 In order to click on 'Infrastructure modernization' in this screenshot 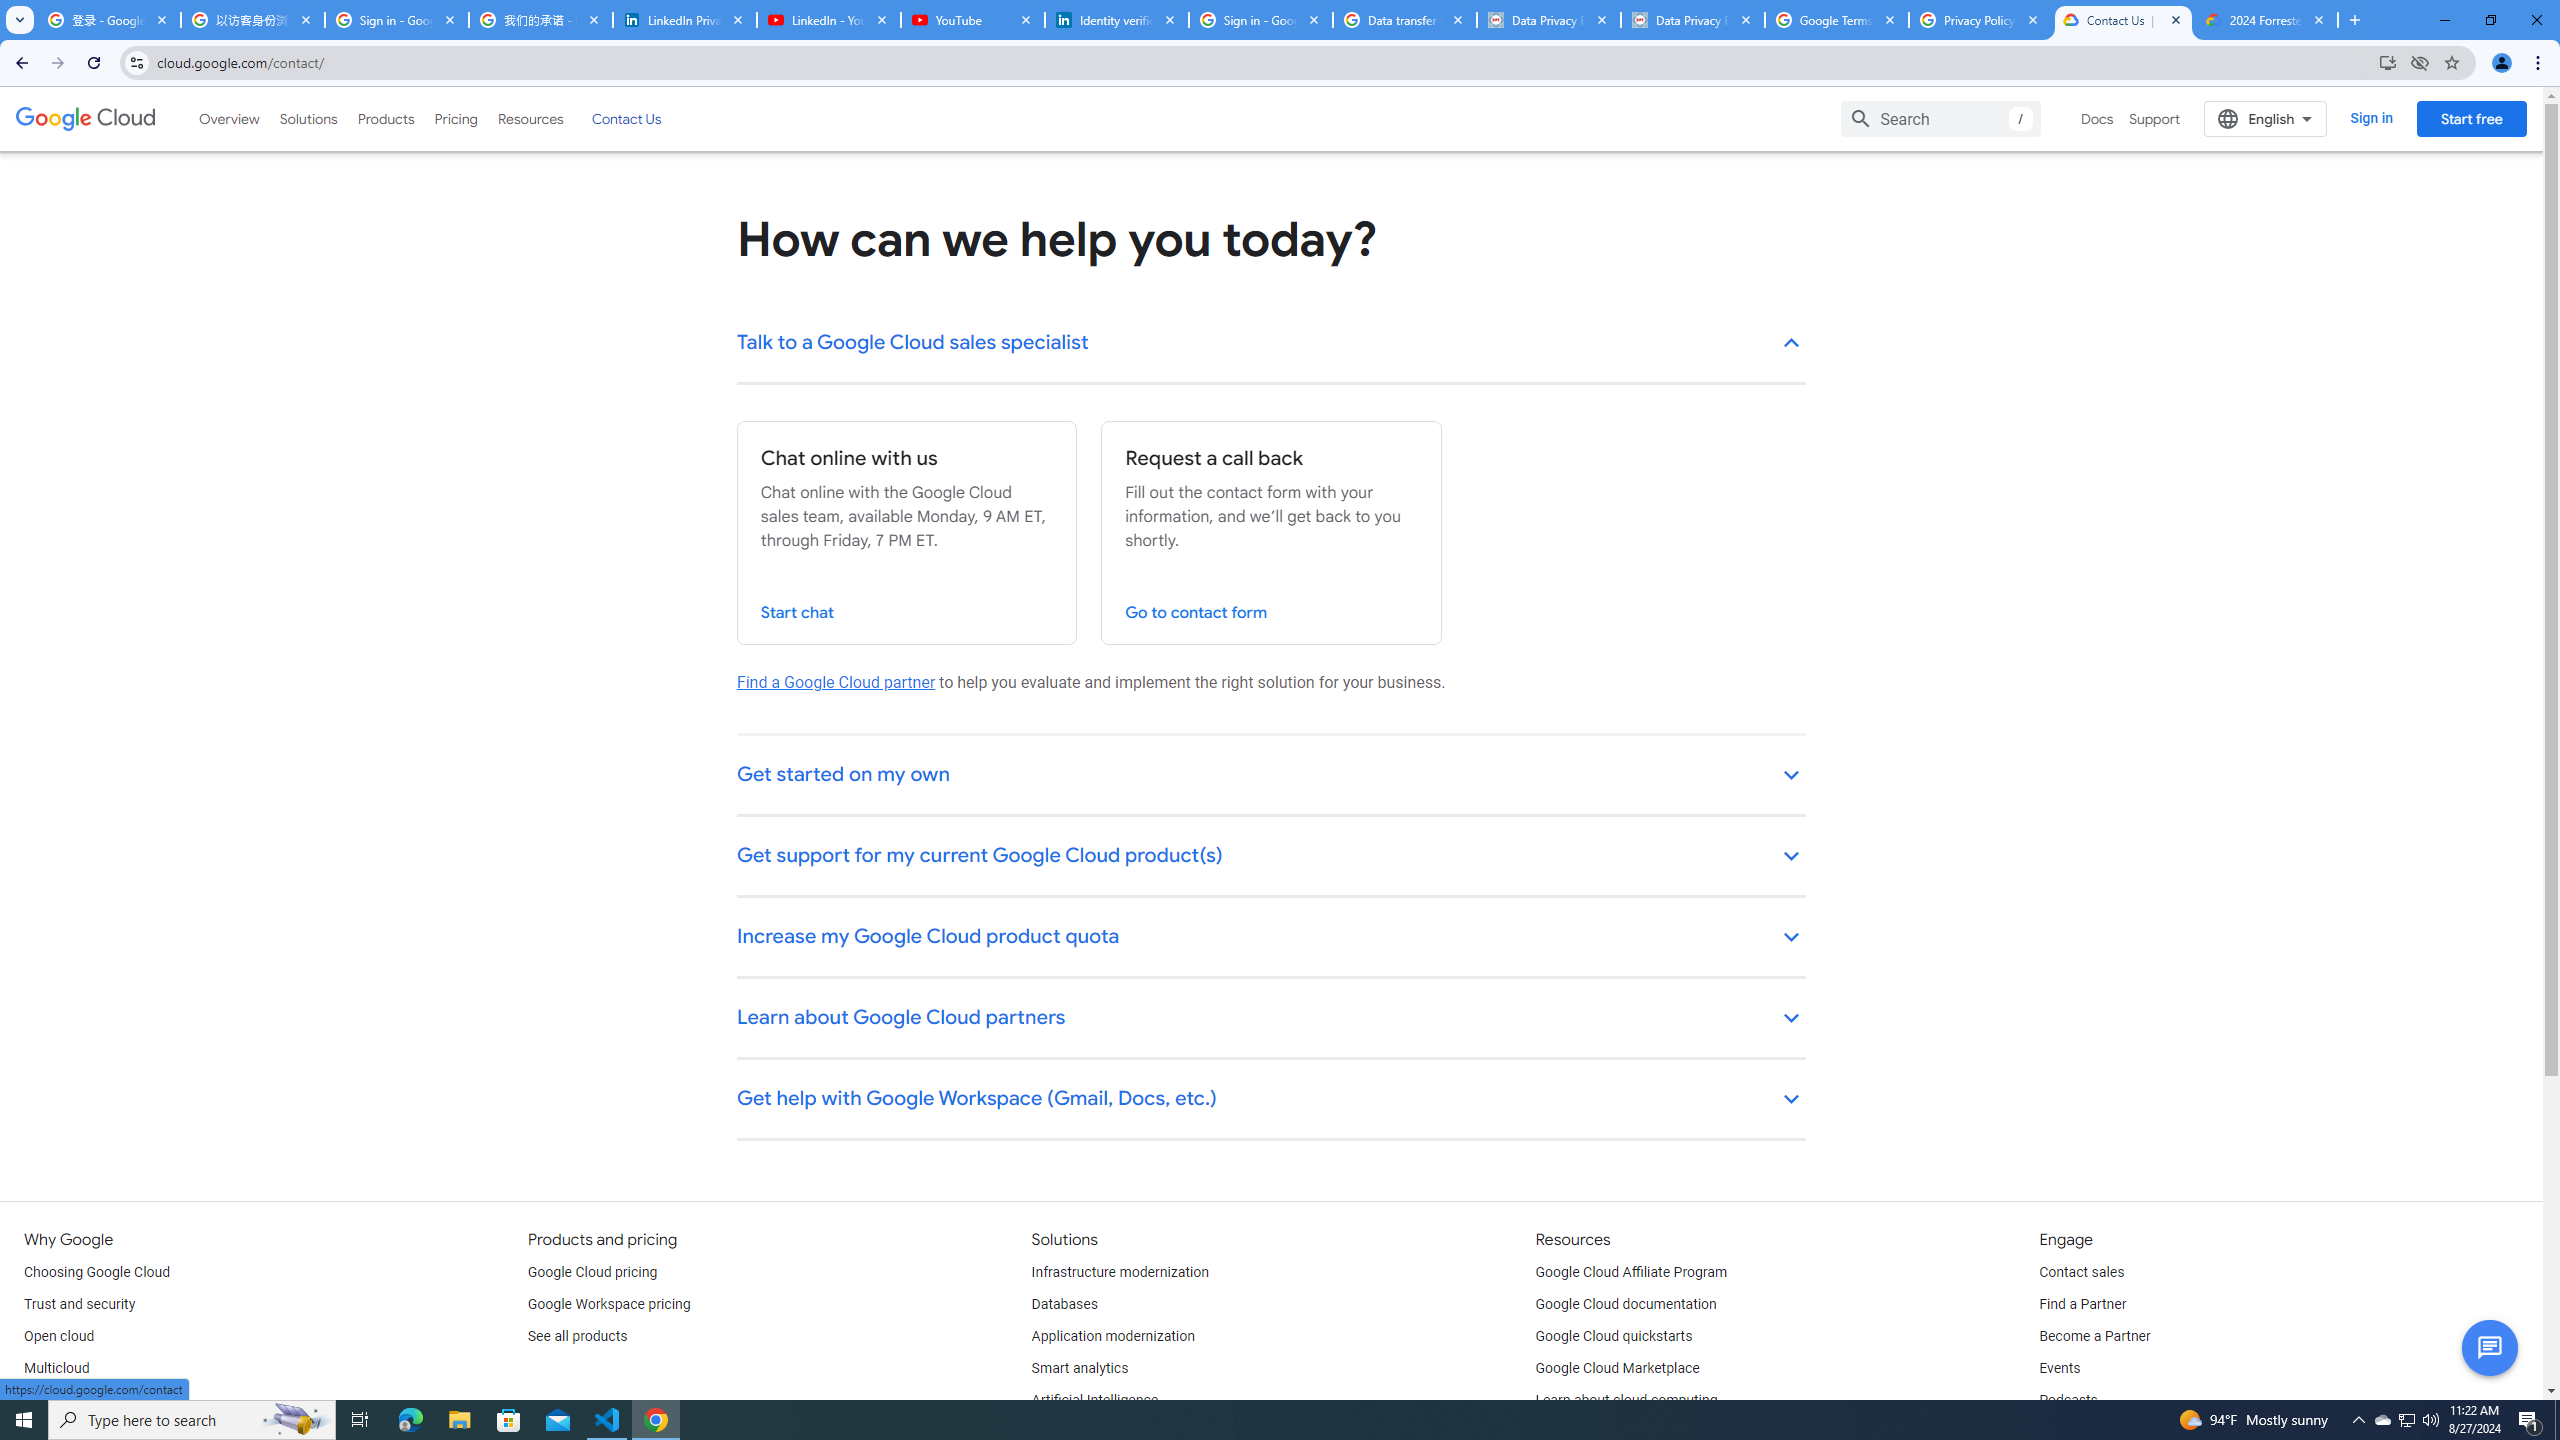, I will do `click(1121, 1271)`.